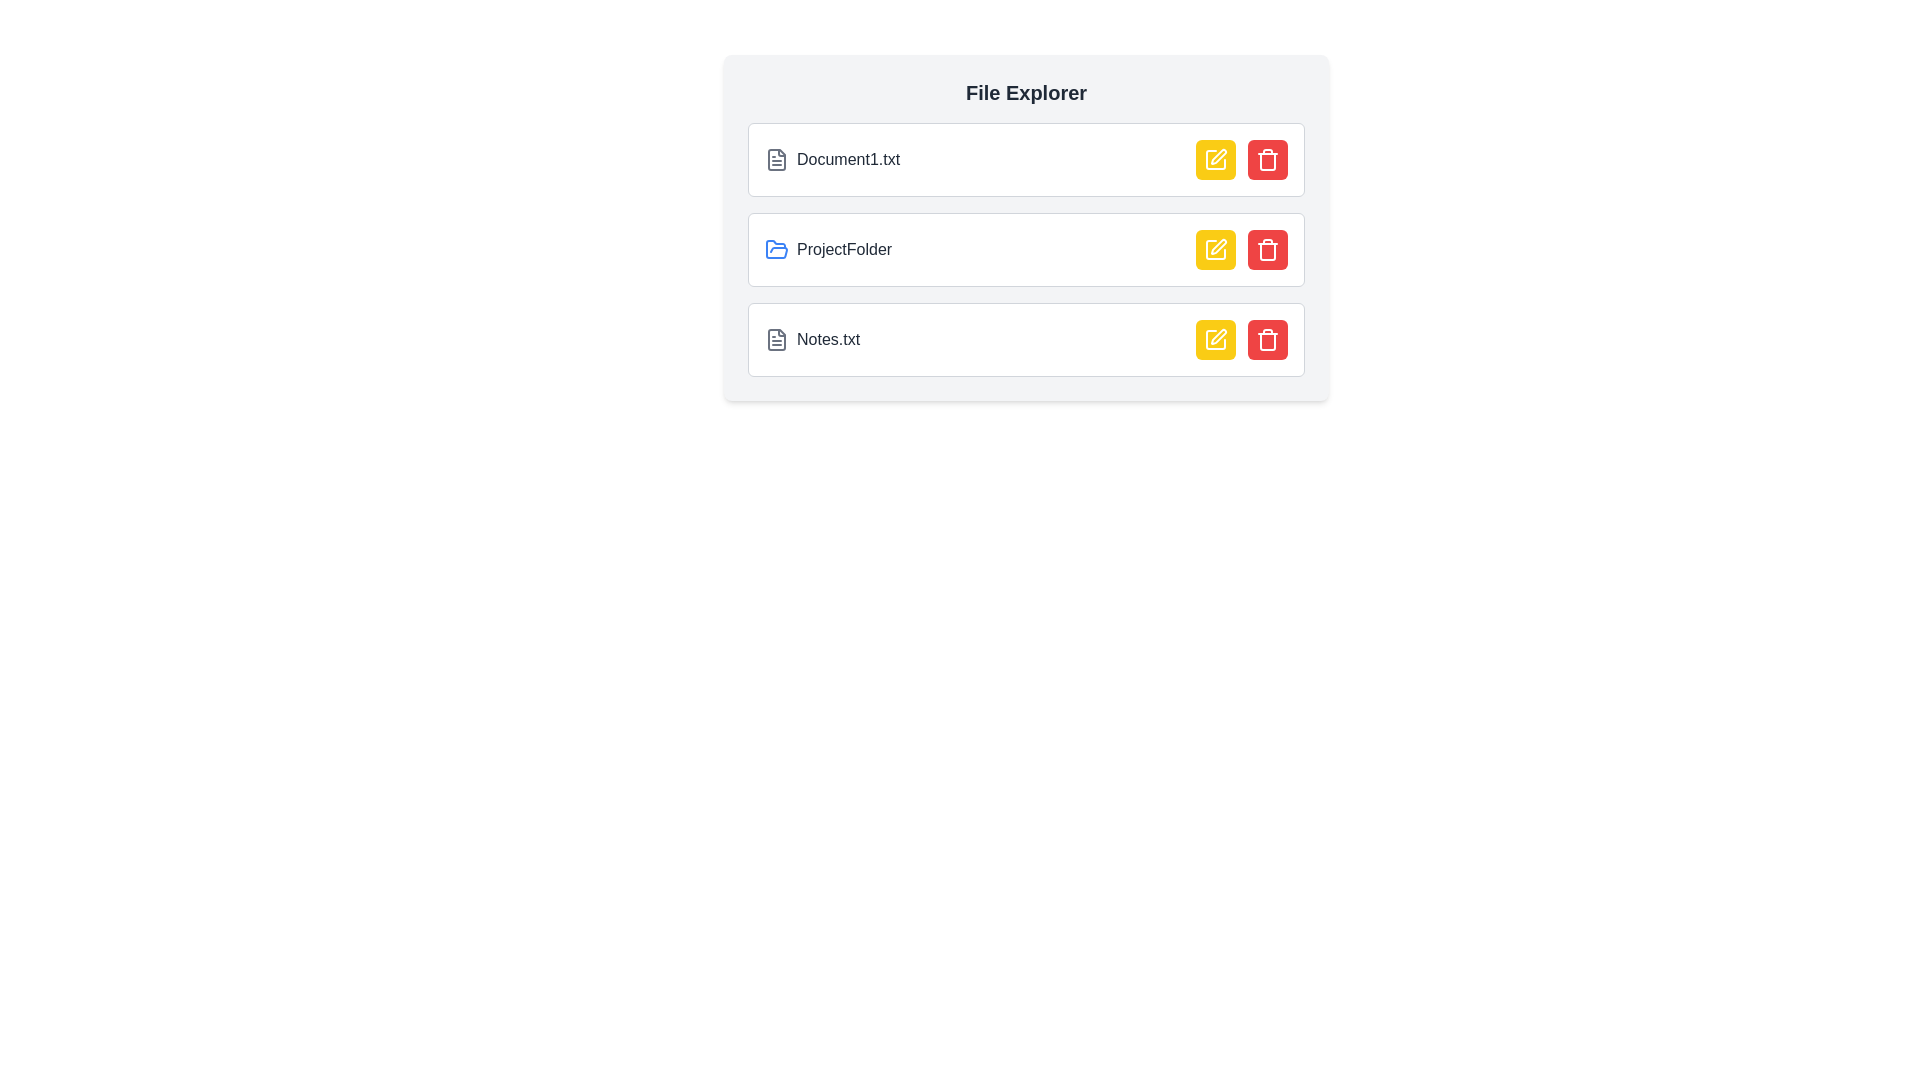 The height and width of the screenshot is (1080, 1920). I want to click on the file icon representing 'Document1.txt' to visually associate it with the corresponding file, so click(776, 158).